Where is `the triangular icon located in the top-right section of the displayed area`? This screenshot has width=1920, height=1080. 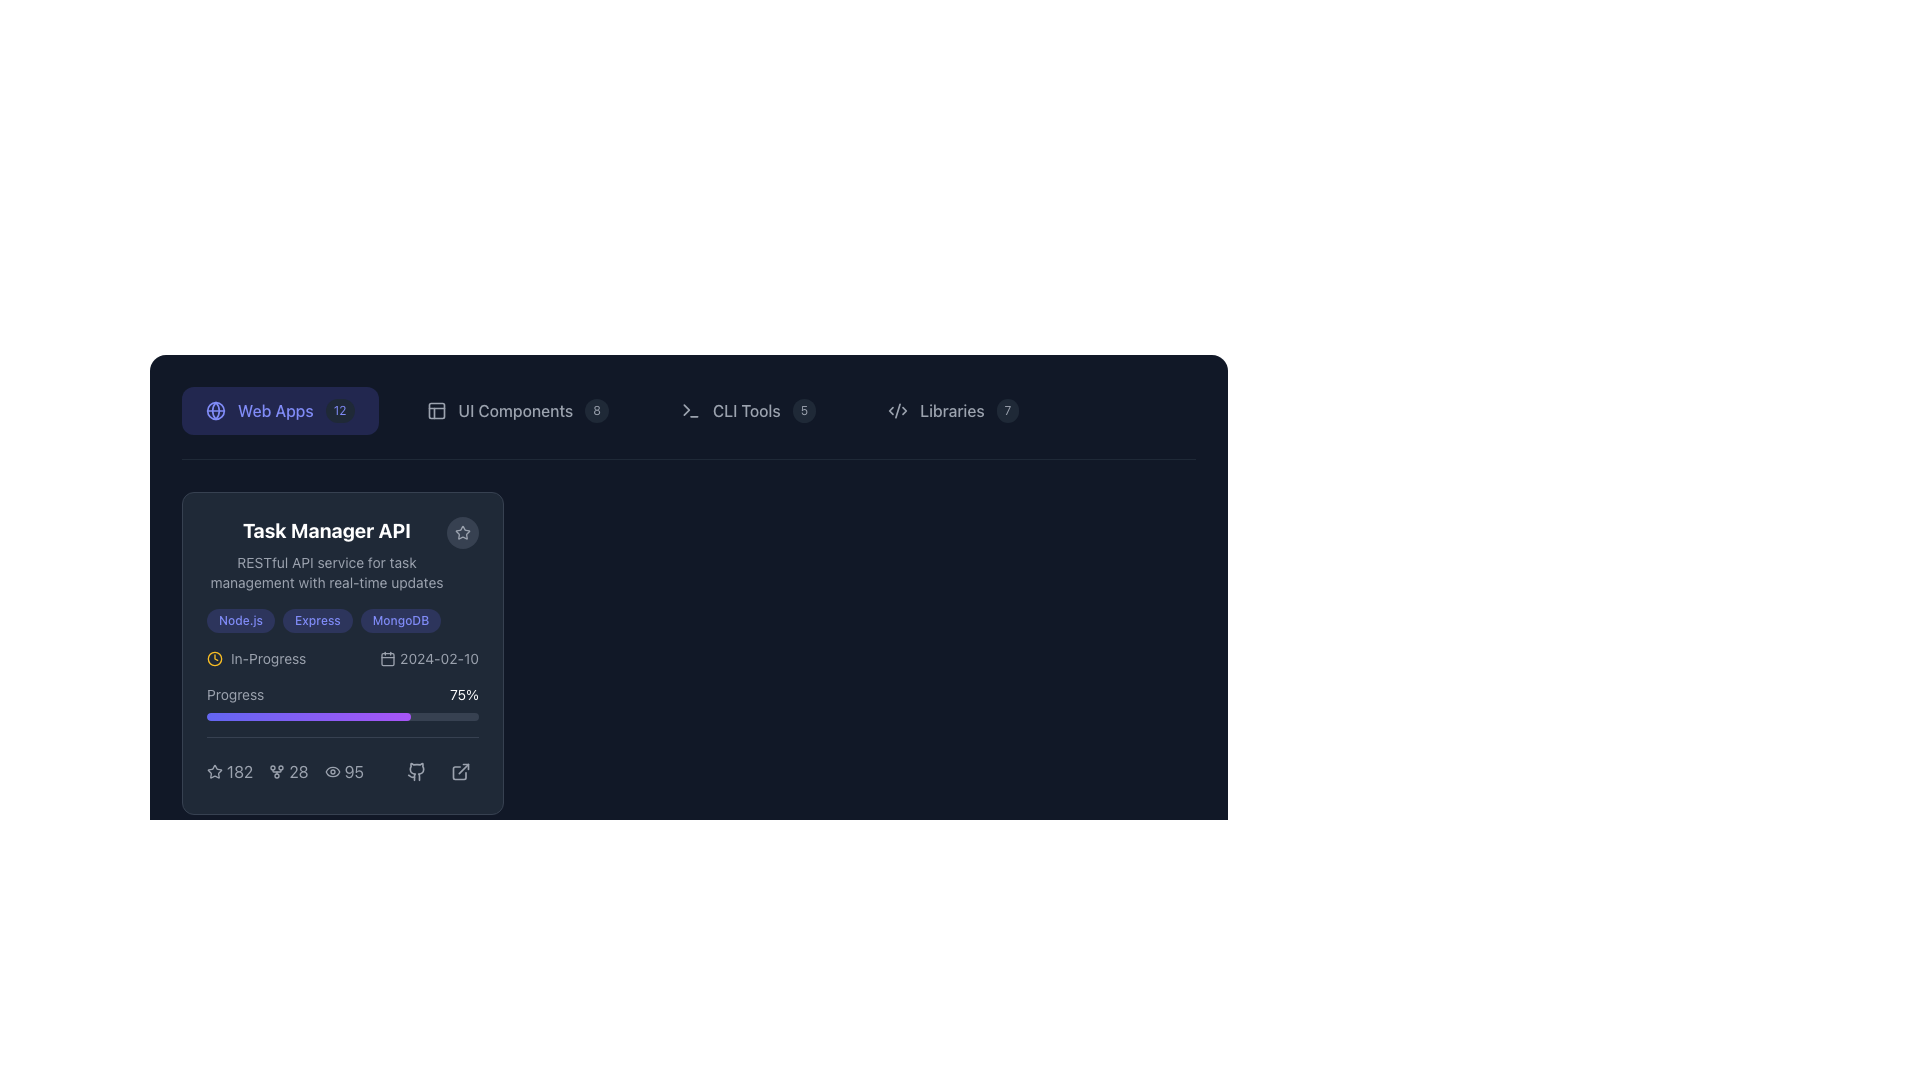
the triangular icon located in the top-right section of the displayed area is located at coordinates (686, 409).